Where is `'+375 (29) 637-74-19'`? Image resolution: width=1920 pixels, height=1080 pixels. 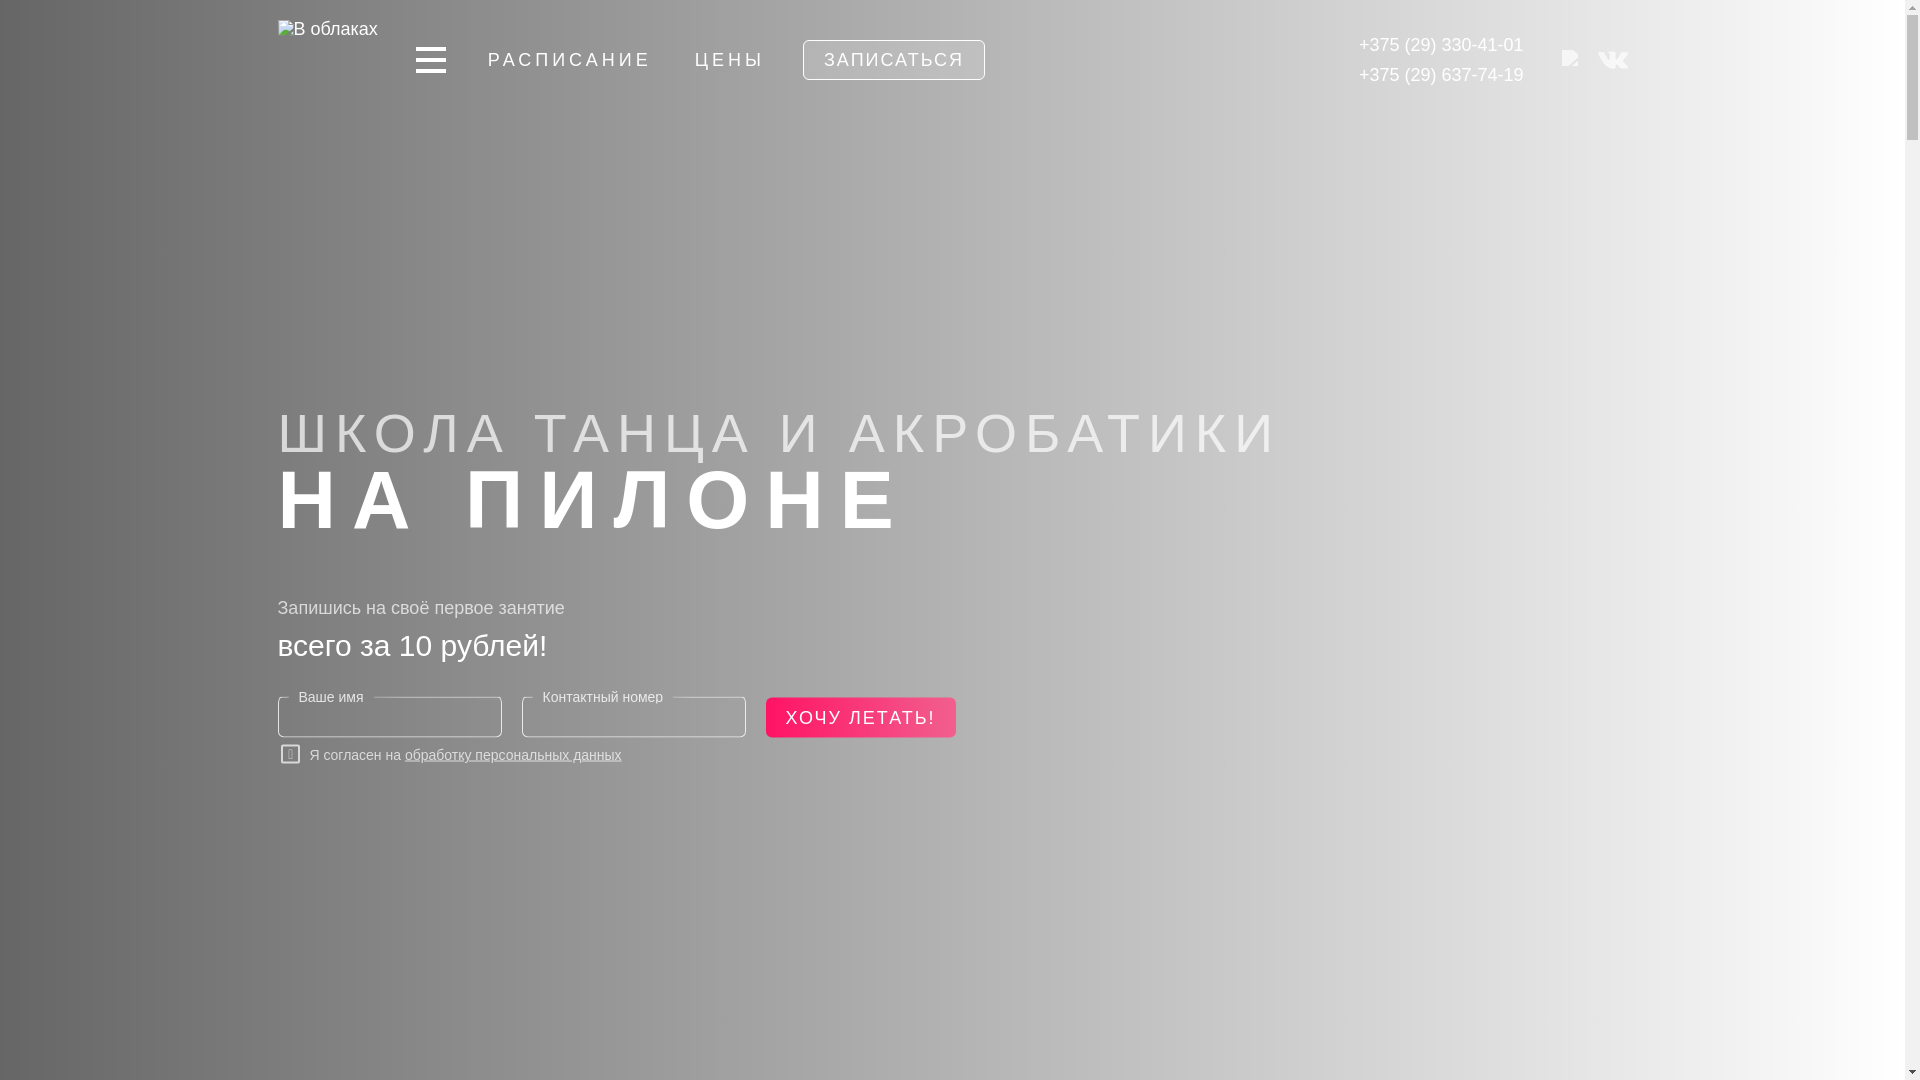 '+375 (29) 637-74-19' is located at coordinates (1441, 73).